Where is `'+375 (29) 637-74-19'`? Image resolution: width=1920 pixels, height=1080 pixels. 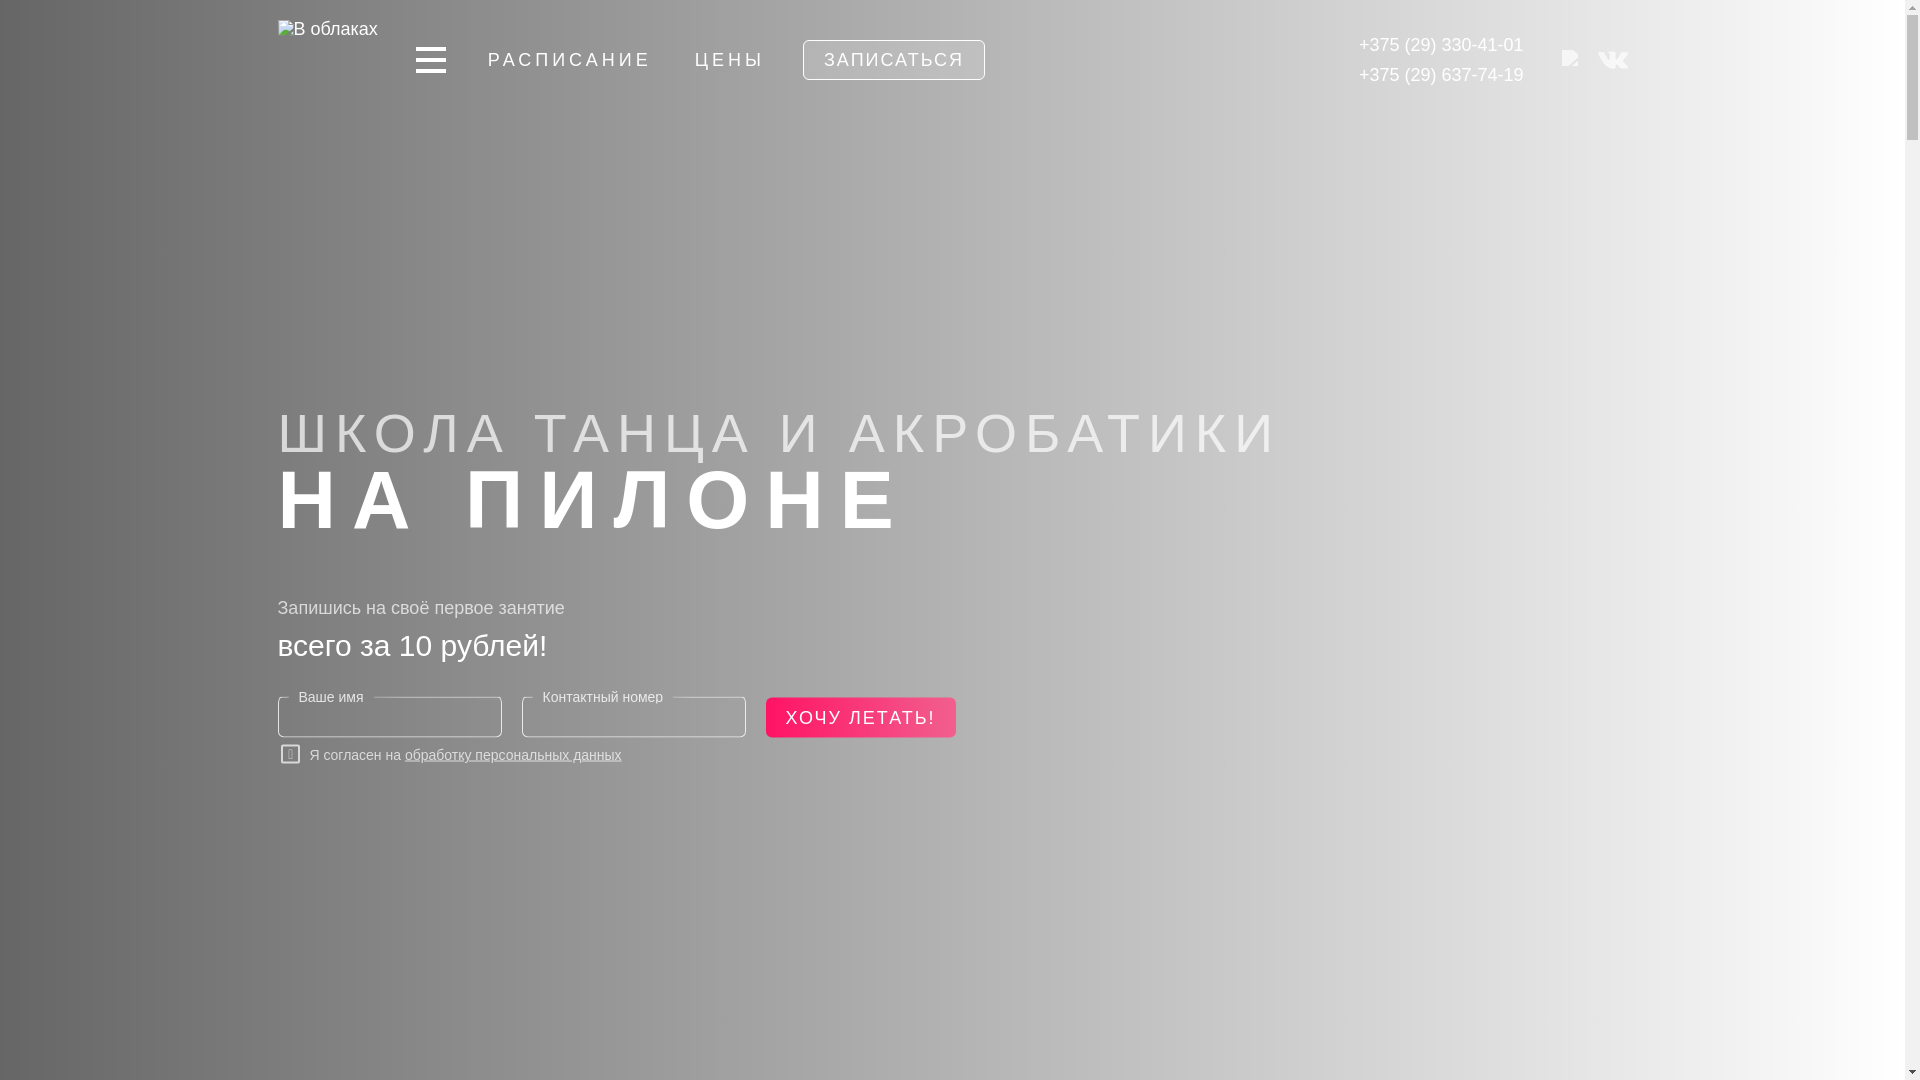 '+375 (29) 637-74-19' is located at coordinates (1441, 73).